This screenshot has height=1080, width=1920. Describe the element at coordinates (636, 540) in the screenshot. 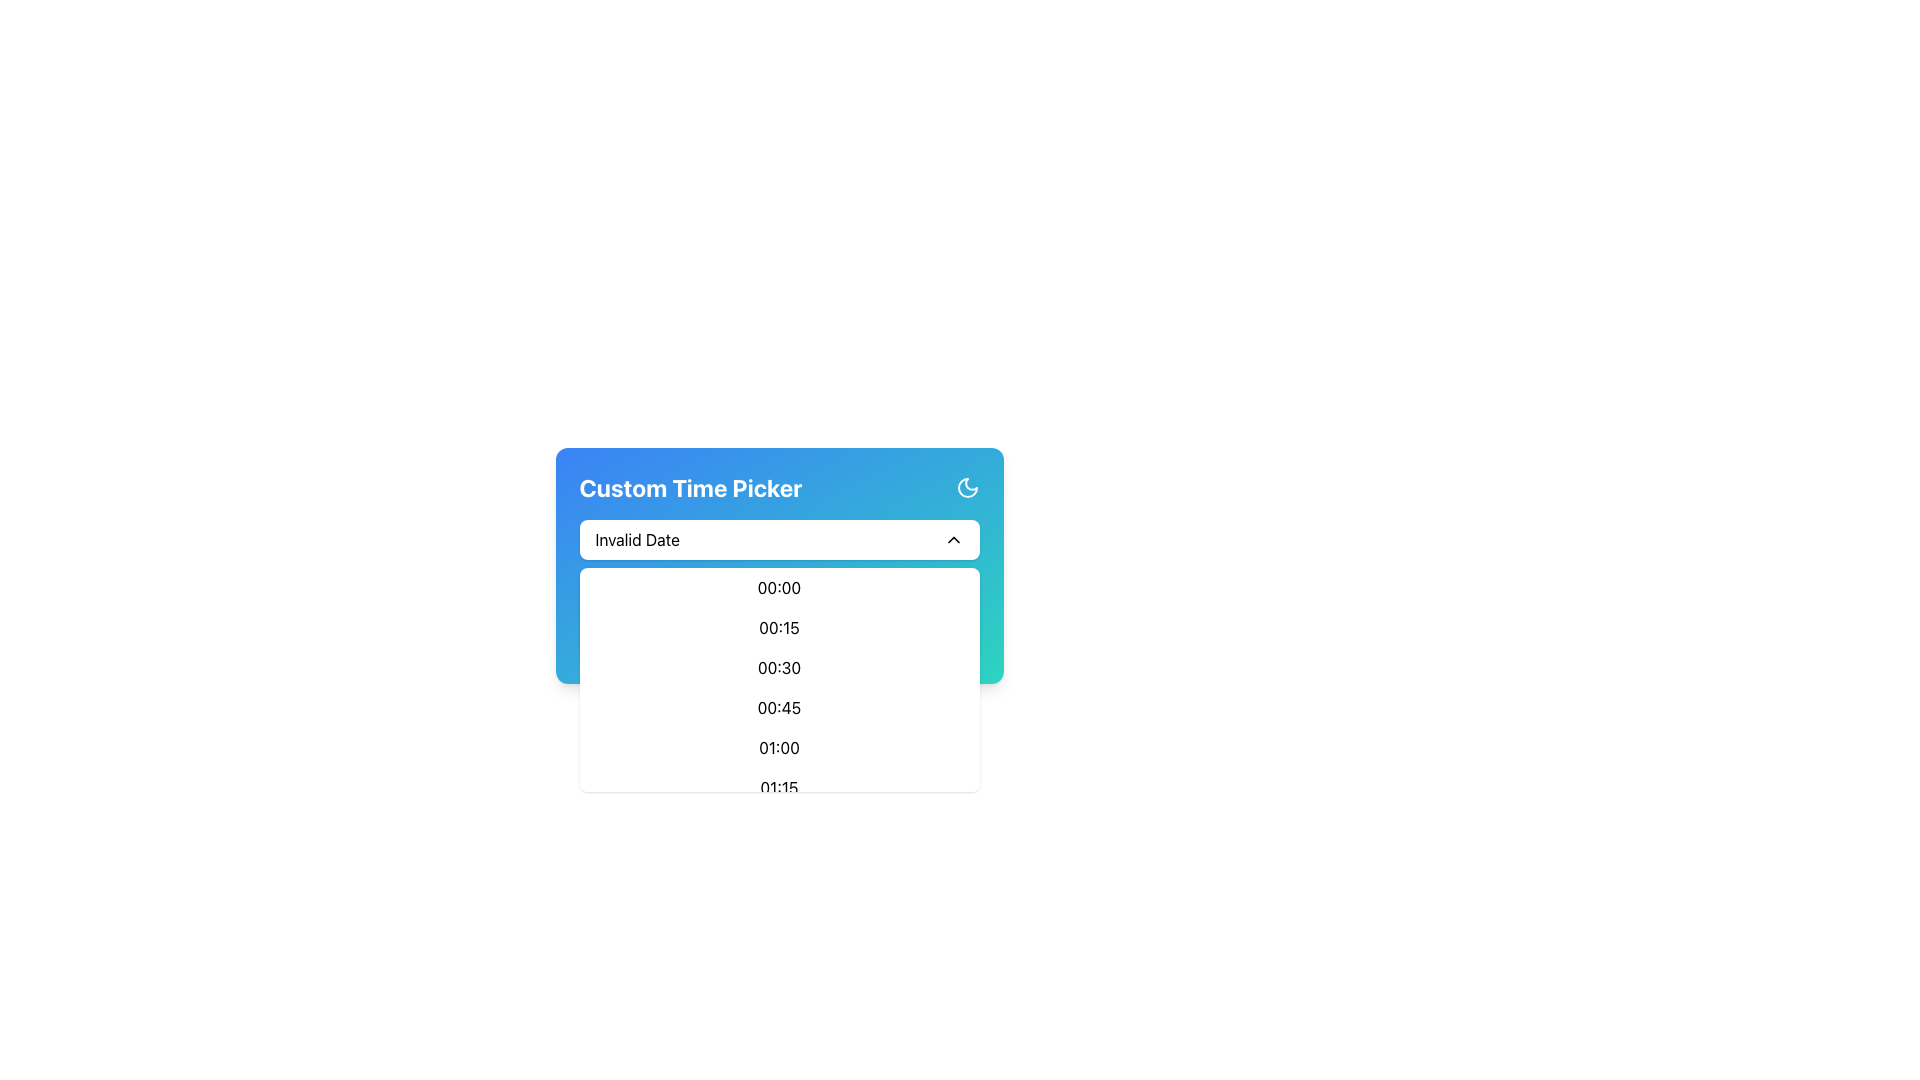

I see `the text label displaying 'Invalid Date' which is positioned inside the Custom Time Picker interface, located close to the center and to the left of a chevron icon` at that location.